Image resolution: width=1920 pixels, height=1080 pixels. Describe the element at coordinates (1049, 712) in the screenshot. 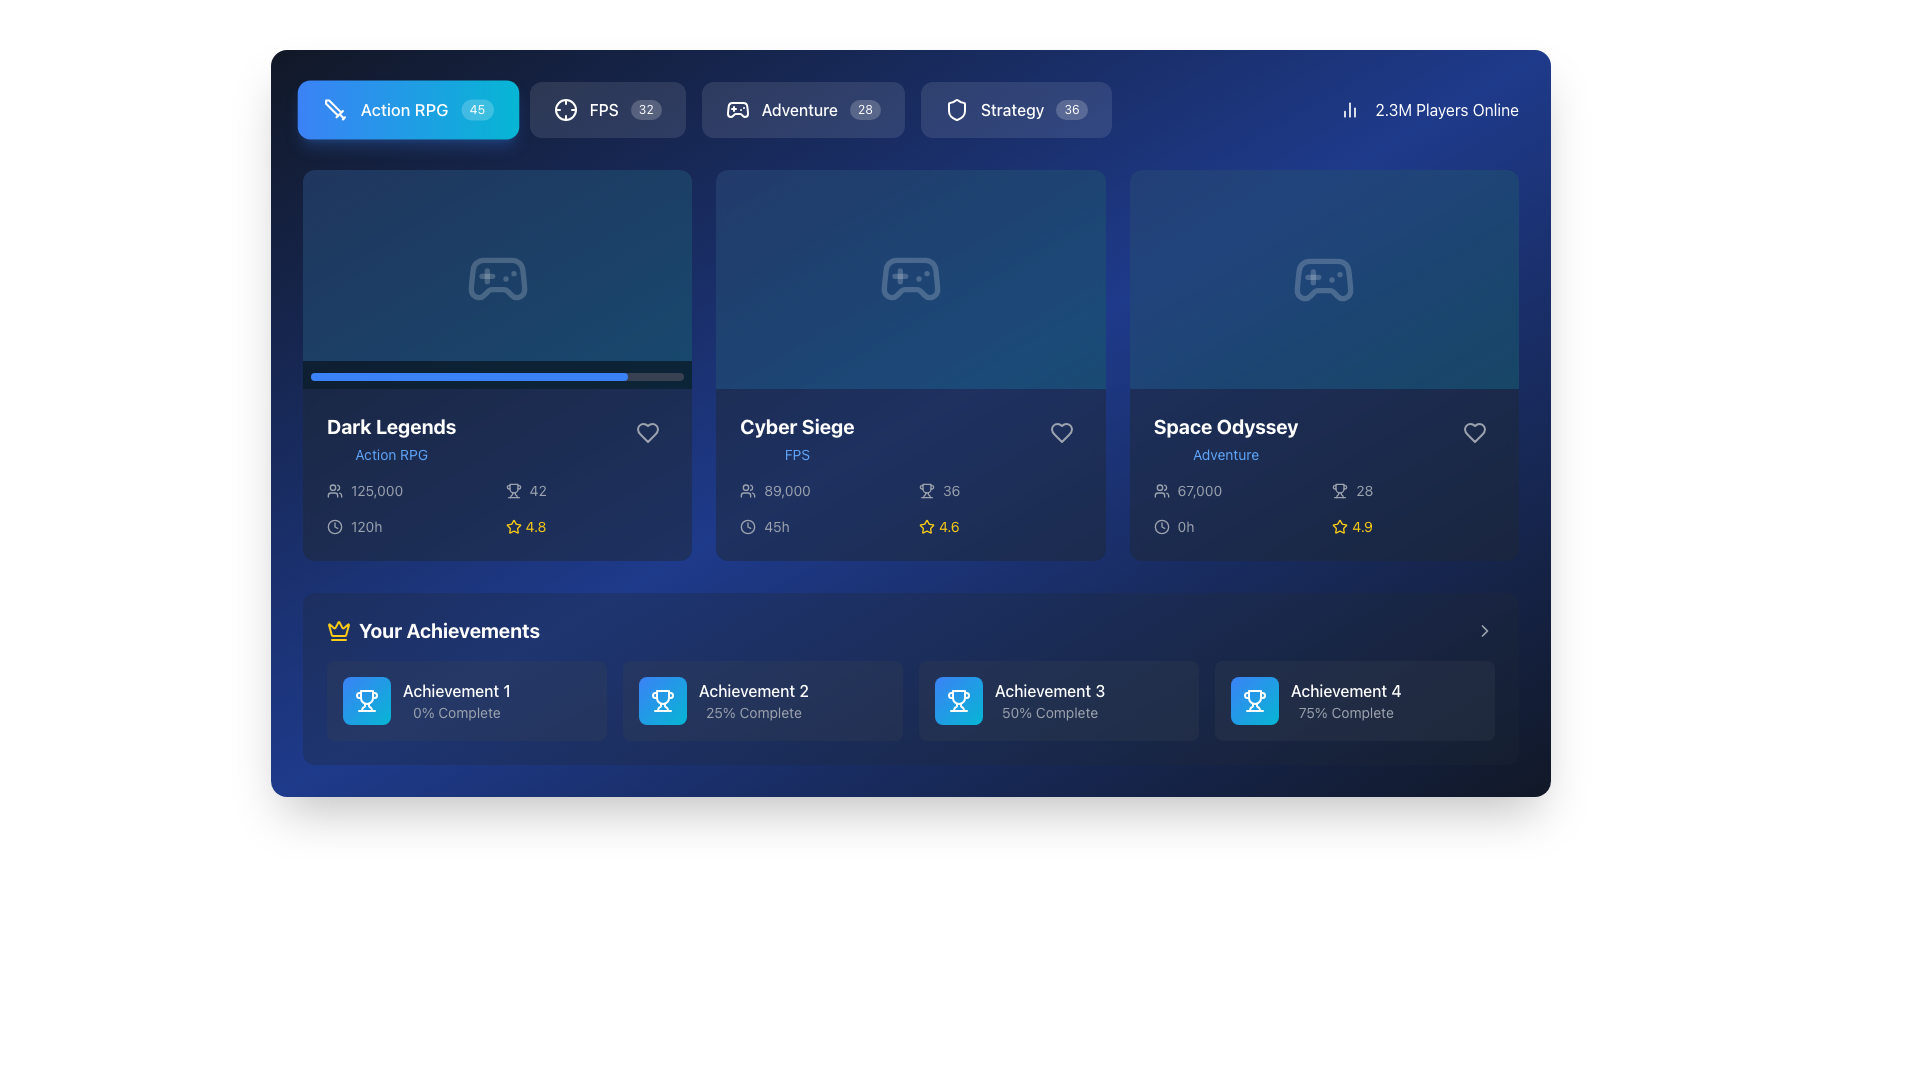

I see `the progress percentage text label of 'Achievement 3' located underneath the title in the third achievement card within the 'Your Achievements' section` at that location.